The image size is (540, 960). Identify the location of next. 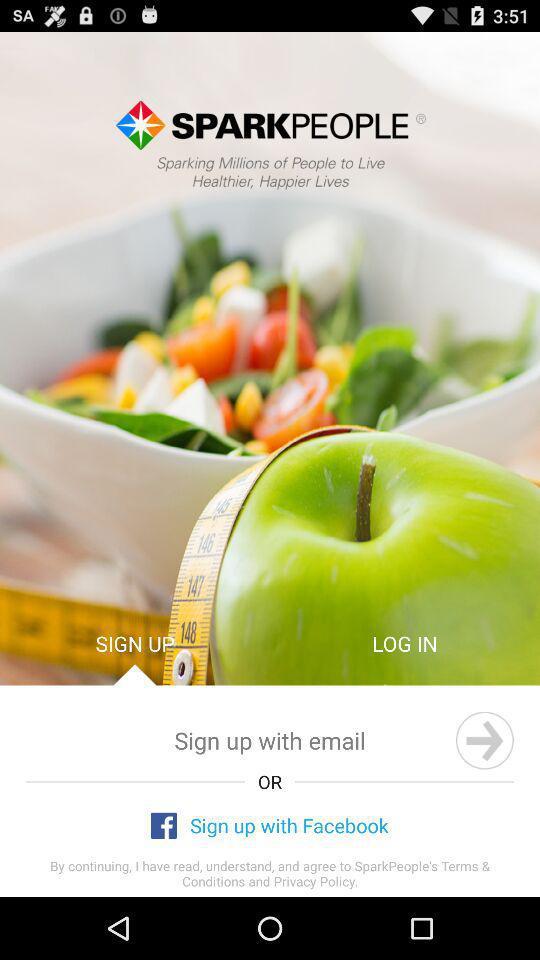
(483, 739).